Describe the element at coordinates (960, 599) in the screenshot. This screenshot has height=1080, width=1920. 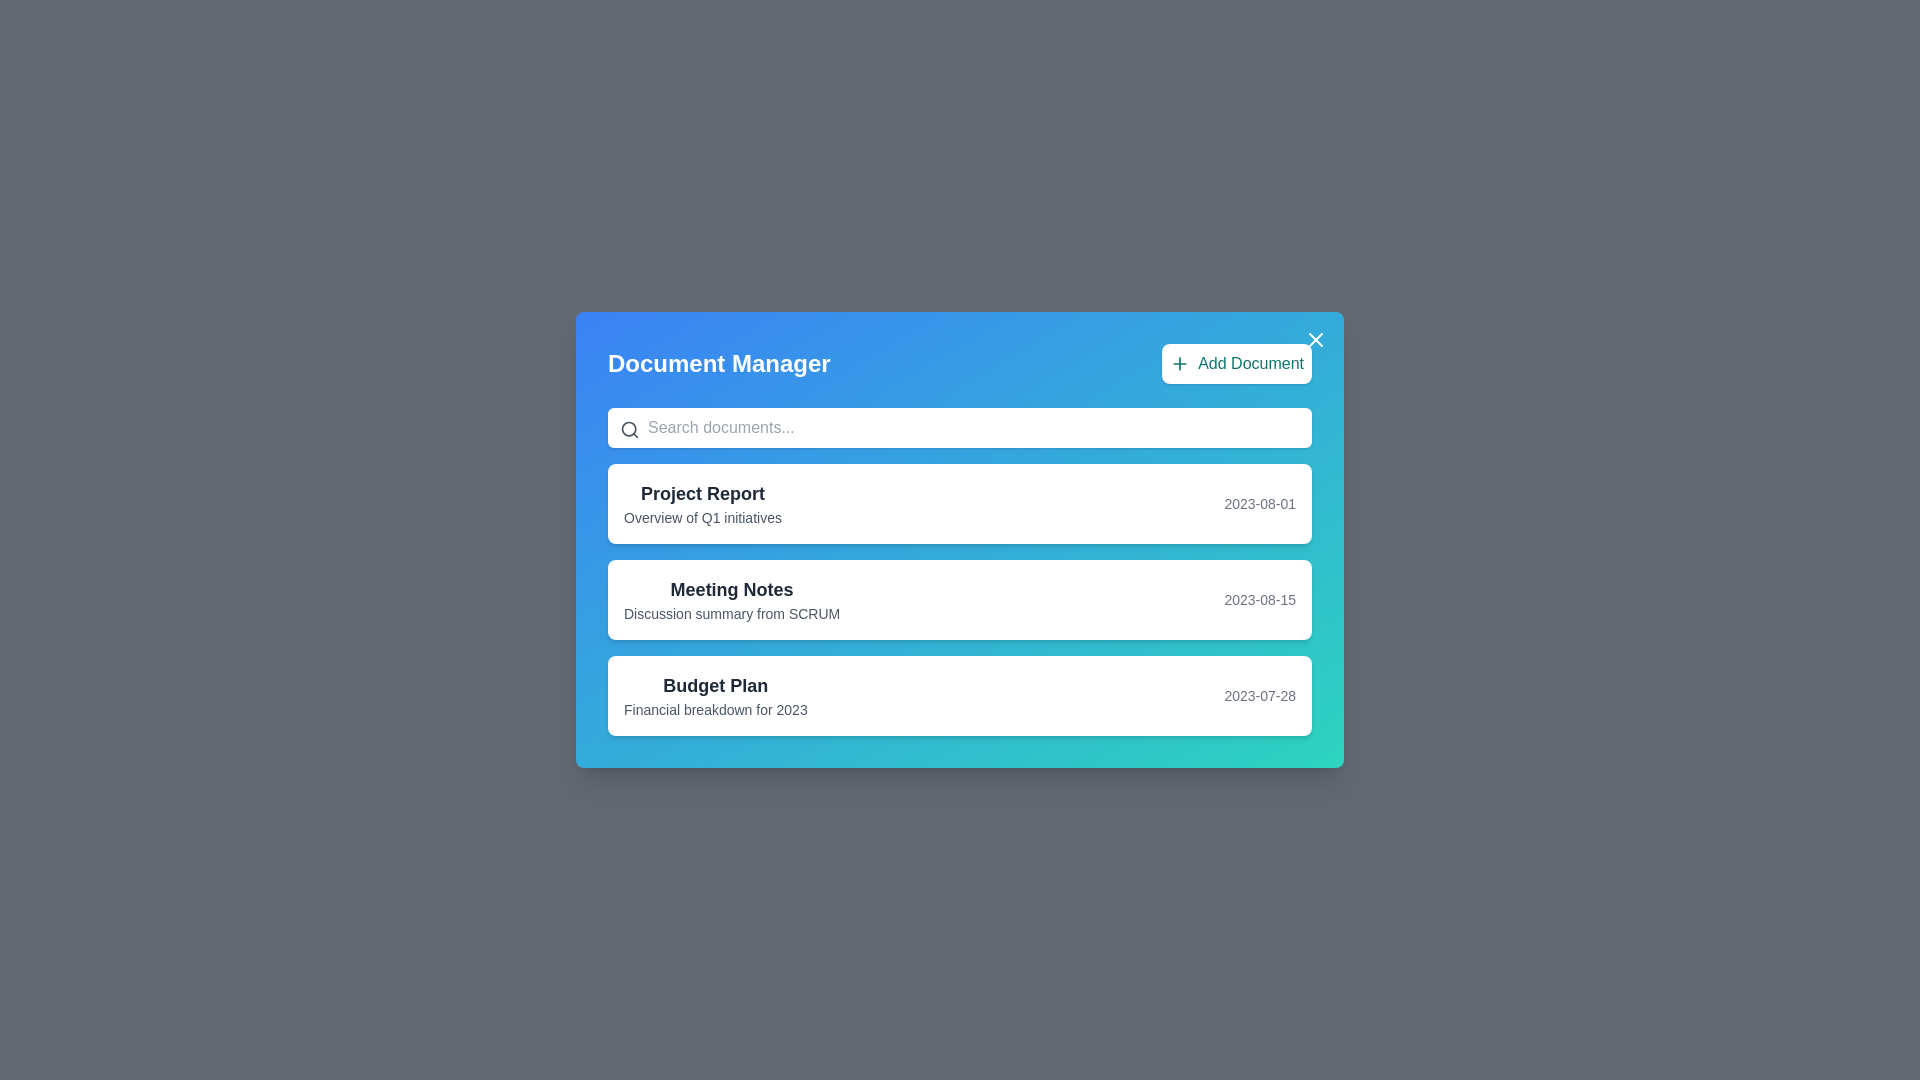
I see `the document titled 'Meeting Notes'` at that location.